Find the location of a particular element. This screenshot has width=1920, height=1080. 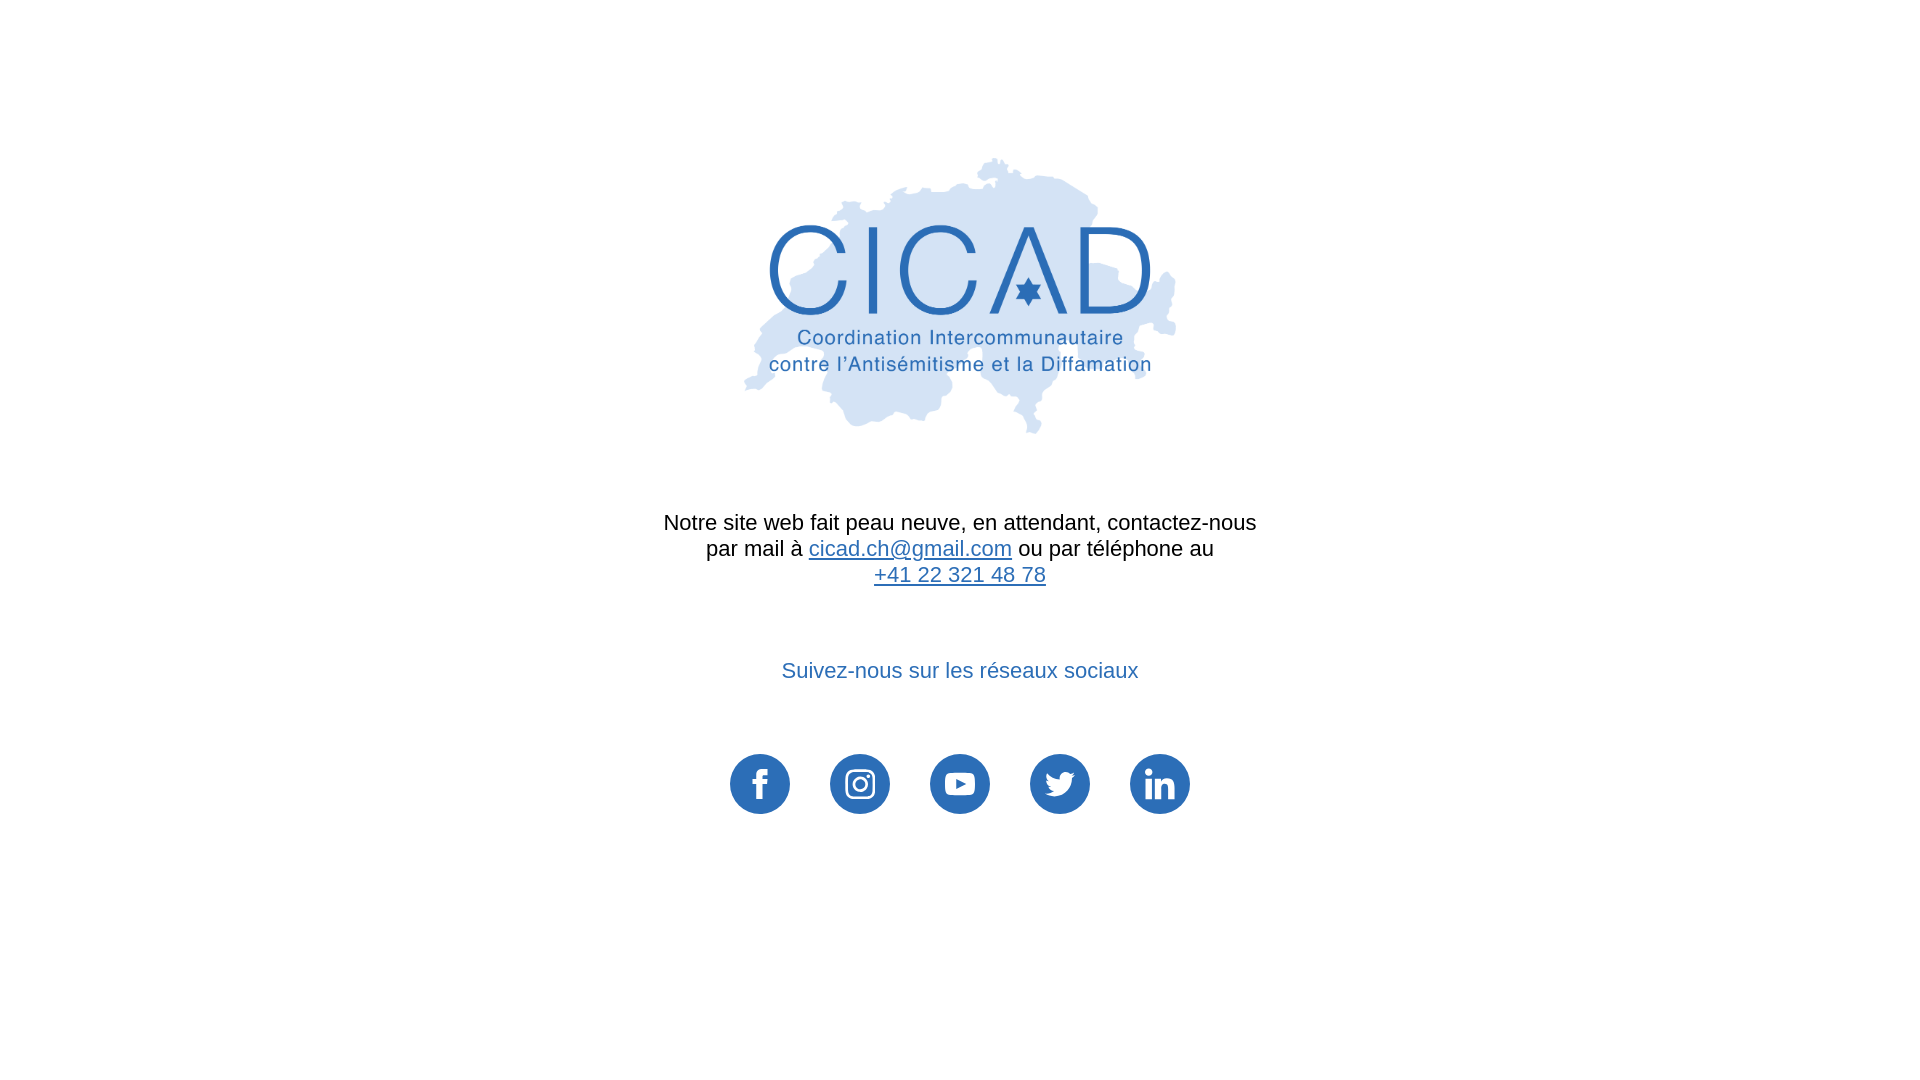

'cicad.ch@gmail.com' is located at coordinates (909, 548).